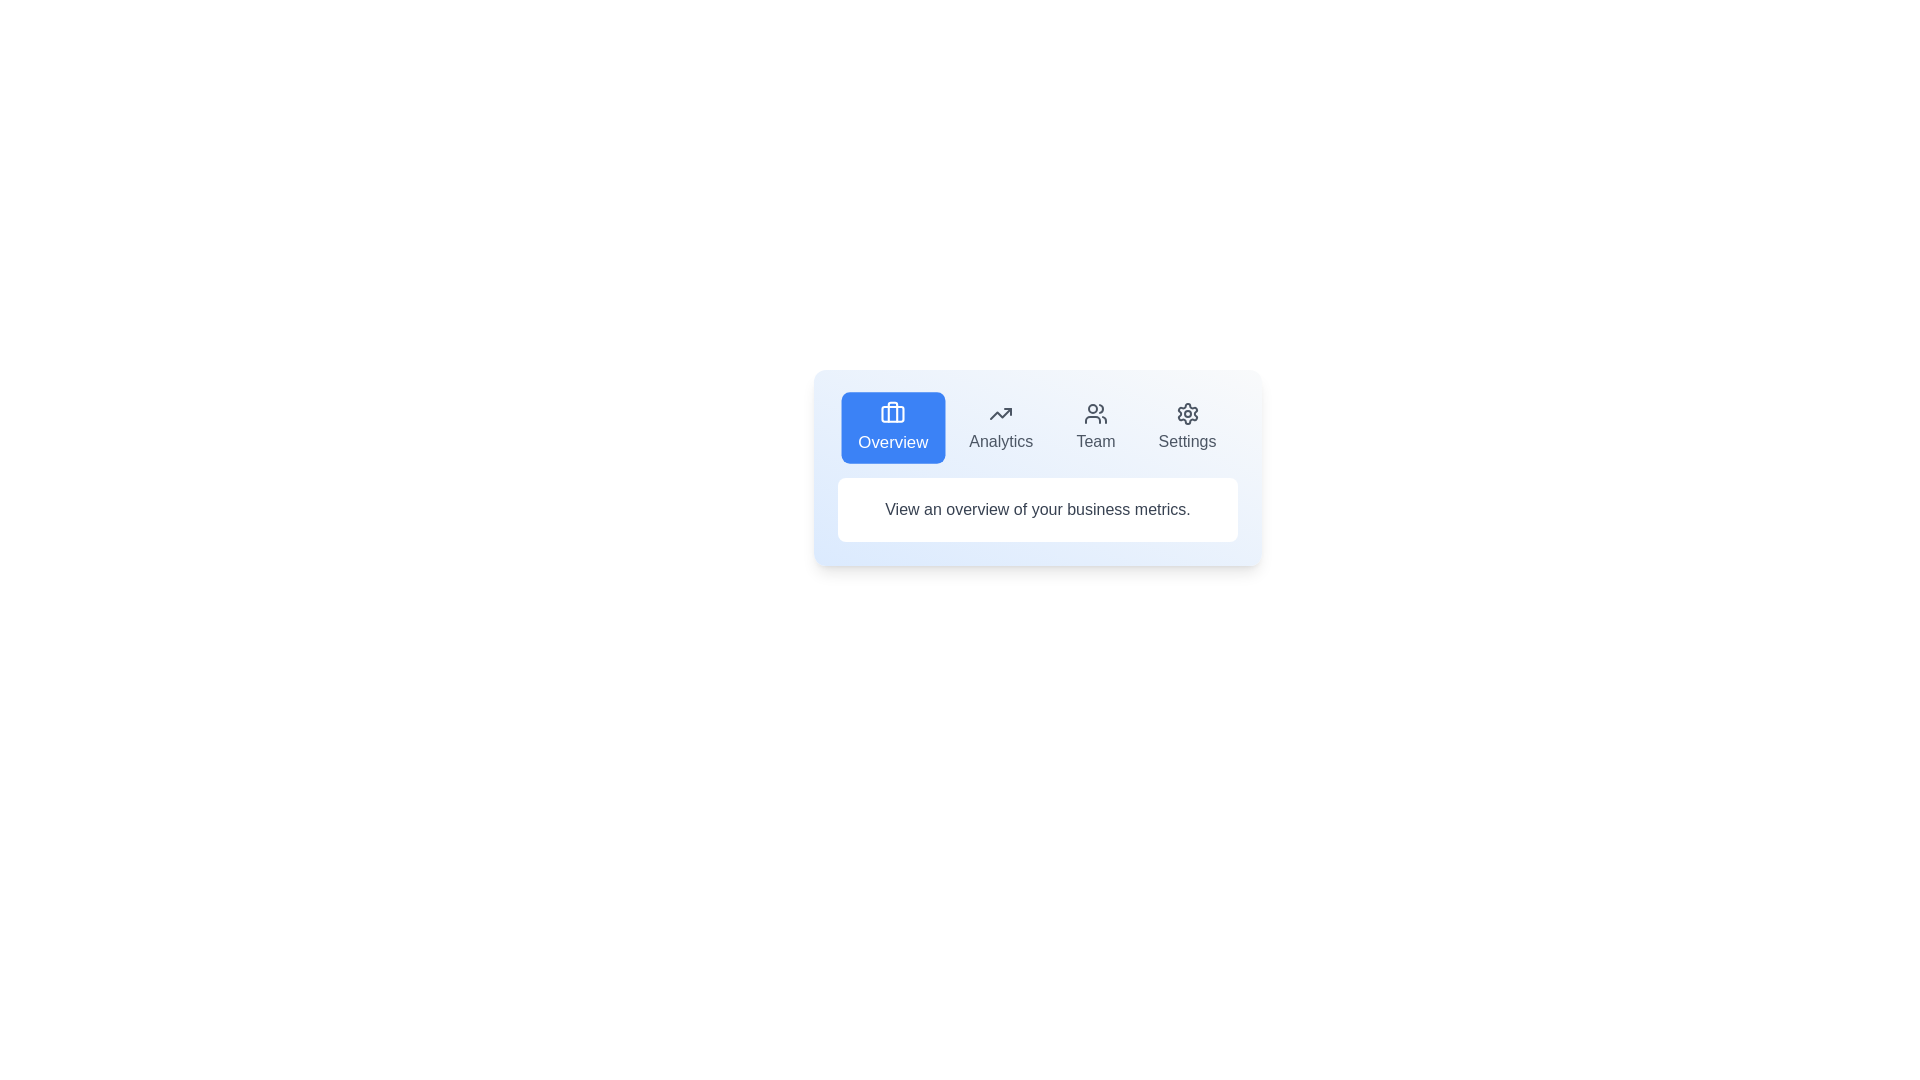 Image resolution: width=1920 pixels, height=1080 pixels. What do you see at coordinates (1187, 427) in the screenshot?
I see `the Settings tab by clicking on its button` at bounding box center [1187, 427].